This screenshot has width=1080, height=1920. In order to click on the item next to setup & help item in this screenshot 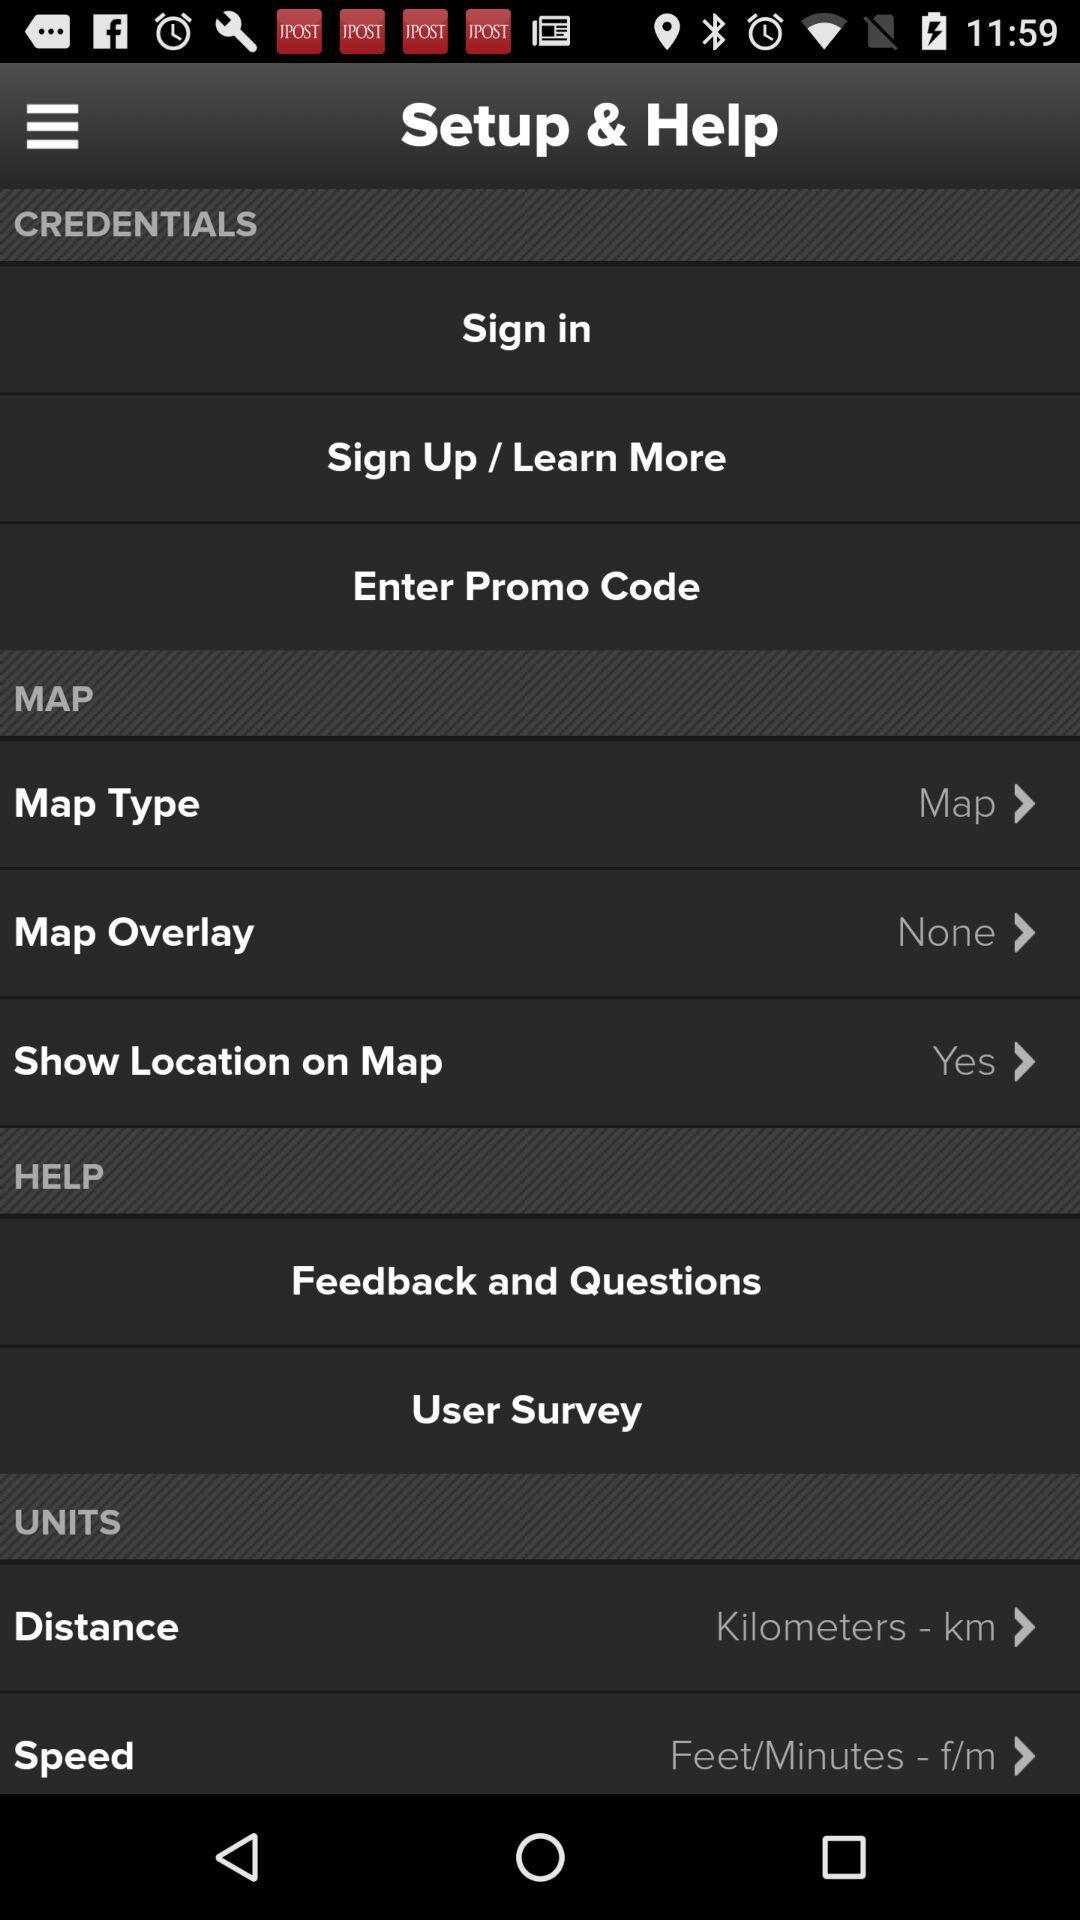, I will do `click(51, 124)`.